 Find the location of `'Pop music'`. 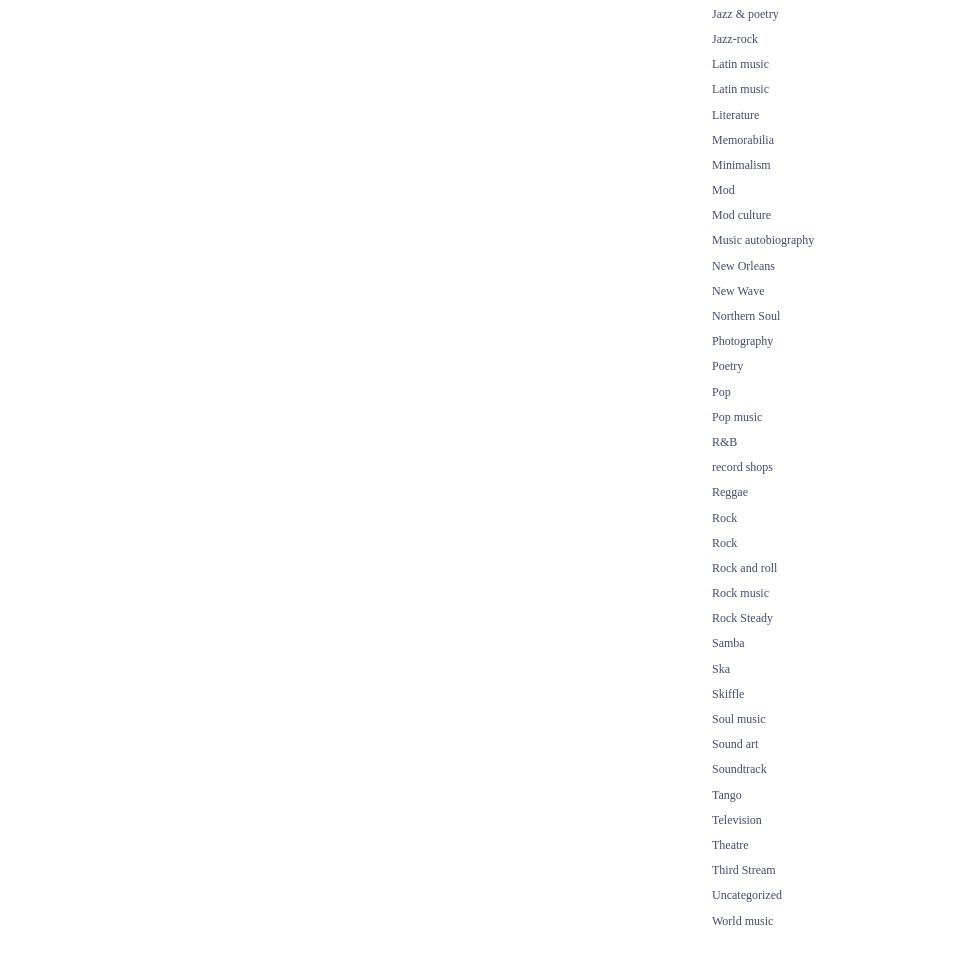

'Pop music' is located at coordinates (735, 415).